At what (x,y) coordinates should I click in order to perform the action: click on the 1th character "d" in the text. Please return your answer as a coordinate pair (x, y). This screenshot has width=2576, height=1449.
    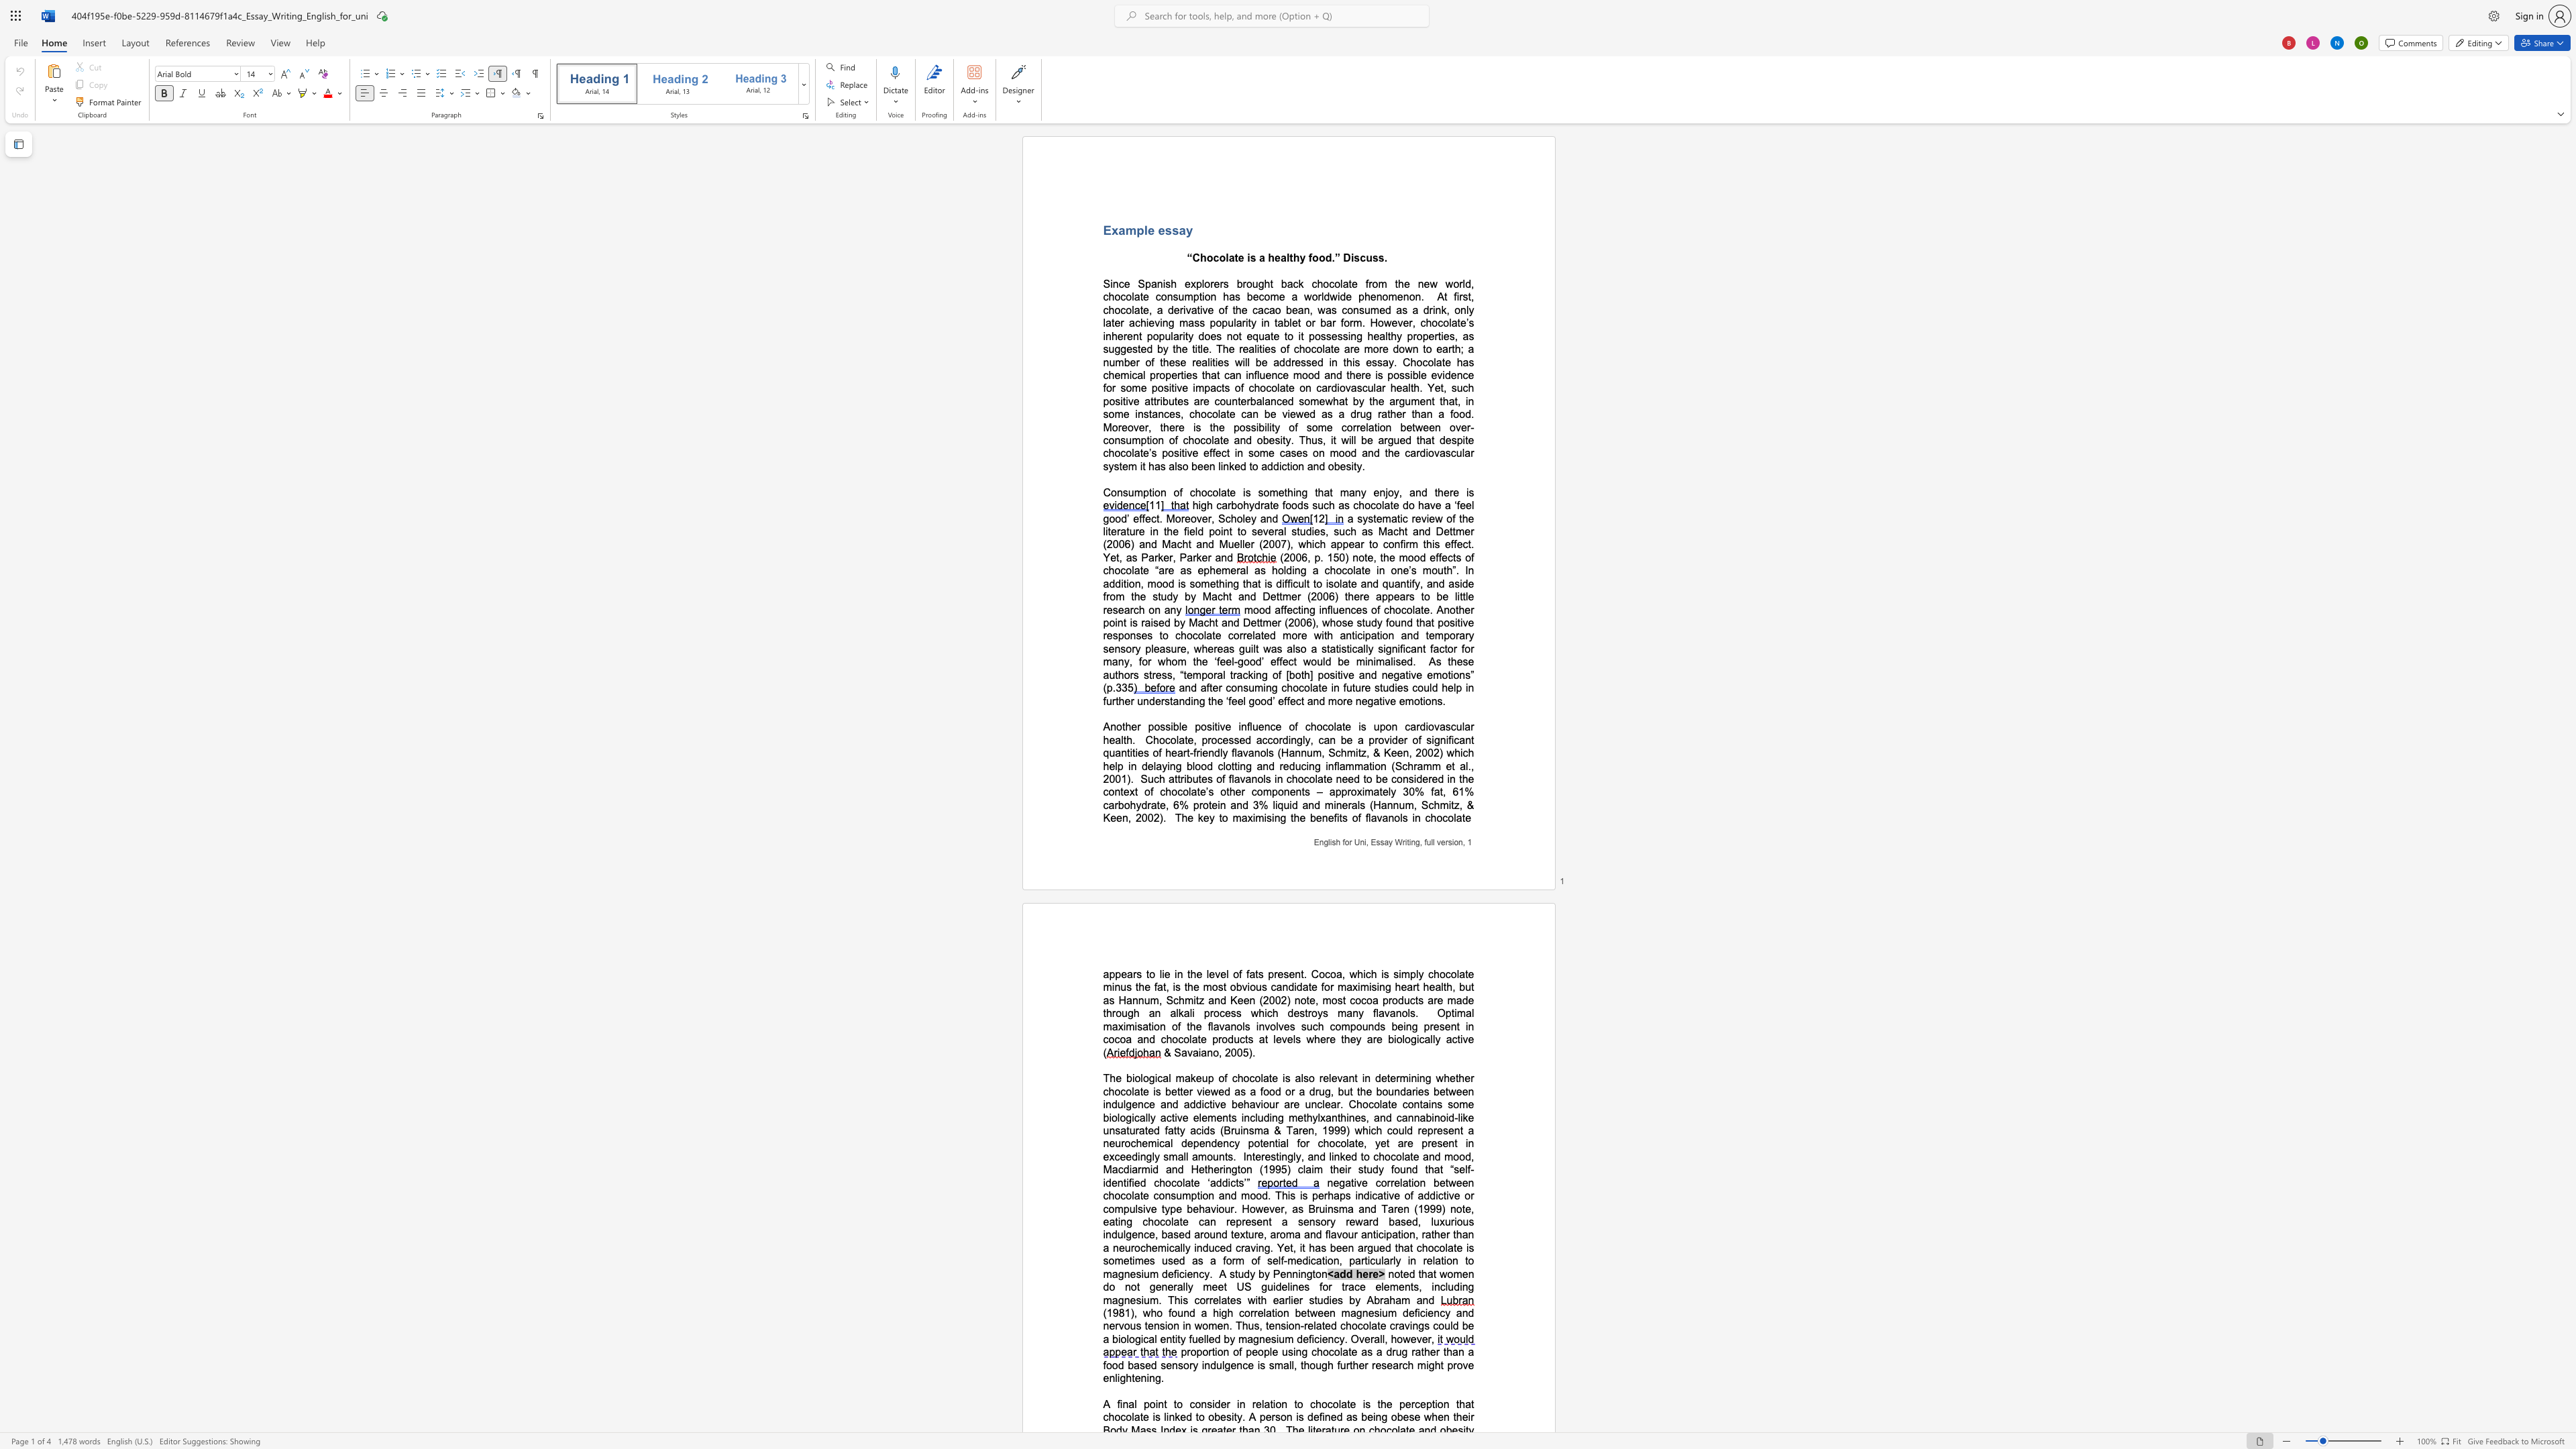
    Looking at the image, I should click on (1328, 258).